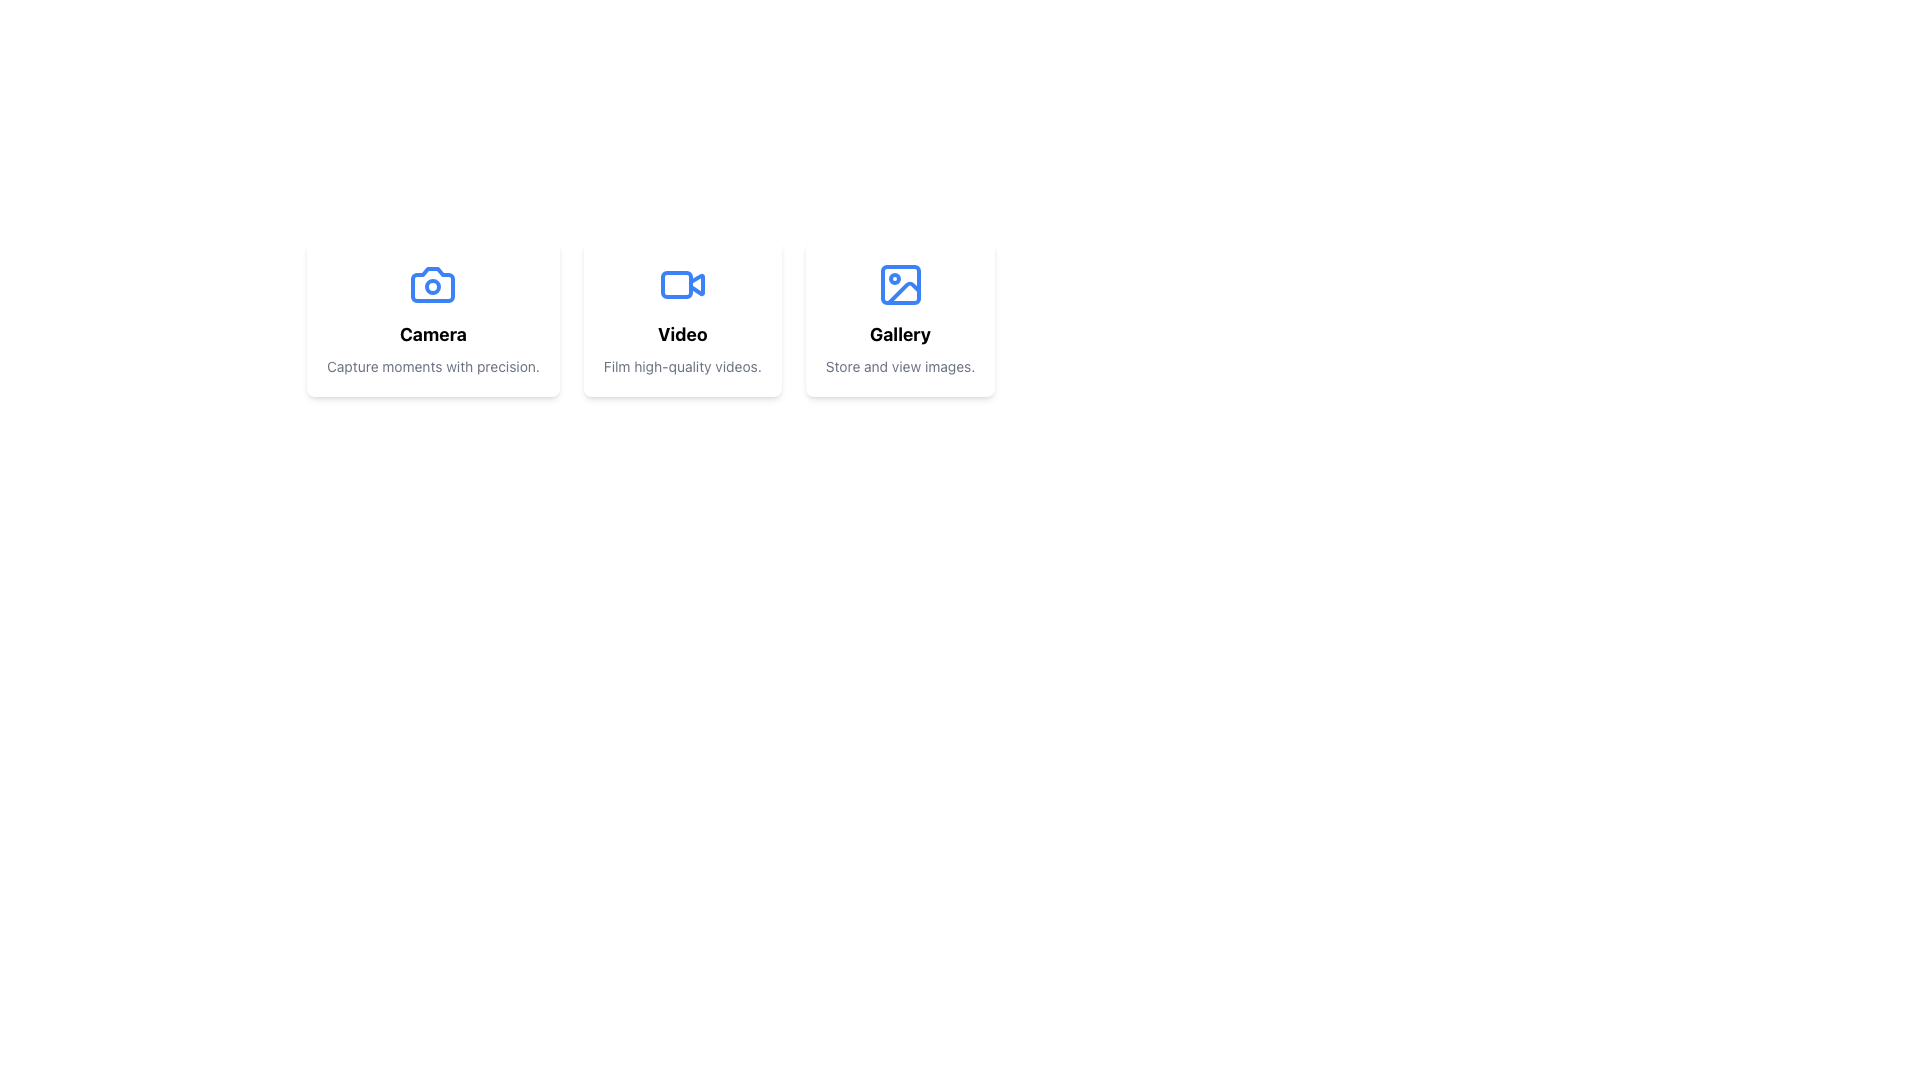  Describe the element at coordinates (902, 293) in the screenshot. I see `the decorative vector graphic representing part of the gallery icon located in the bottom-right area of the third card from the left in a horizontal row` at that location.